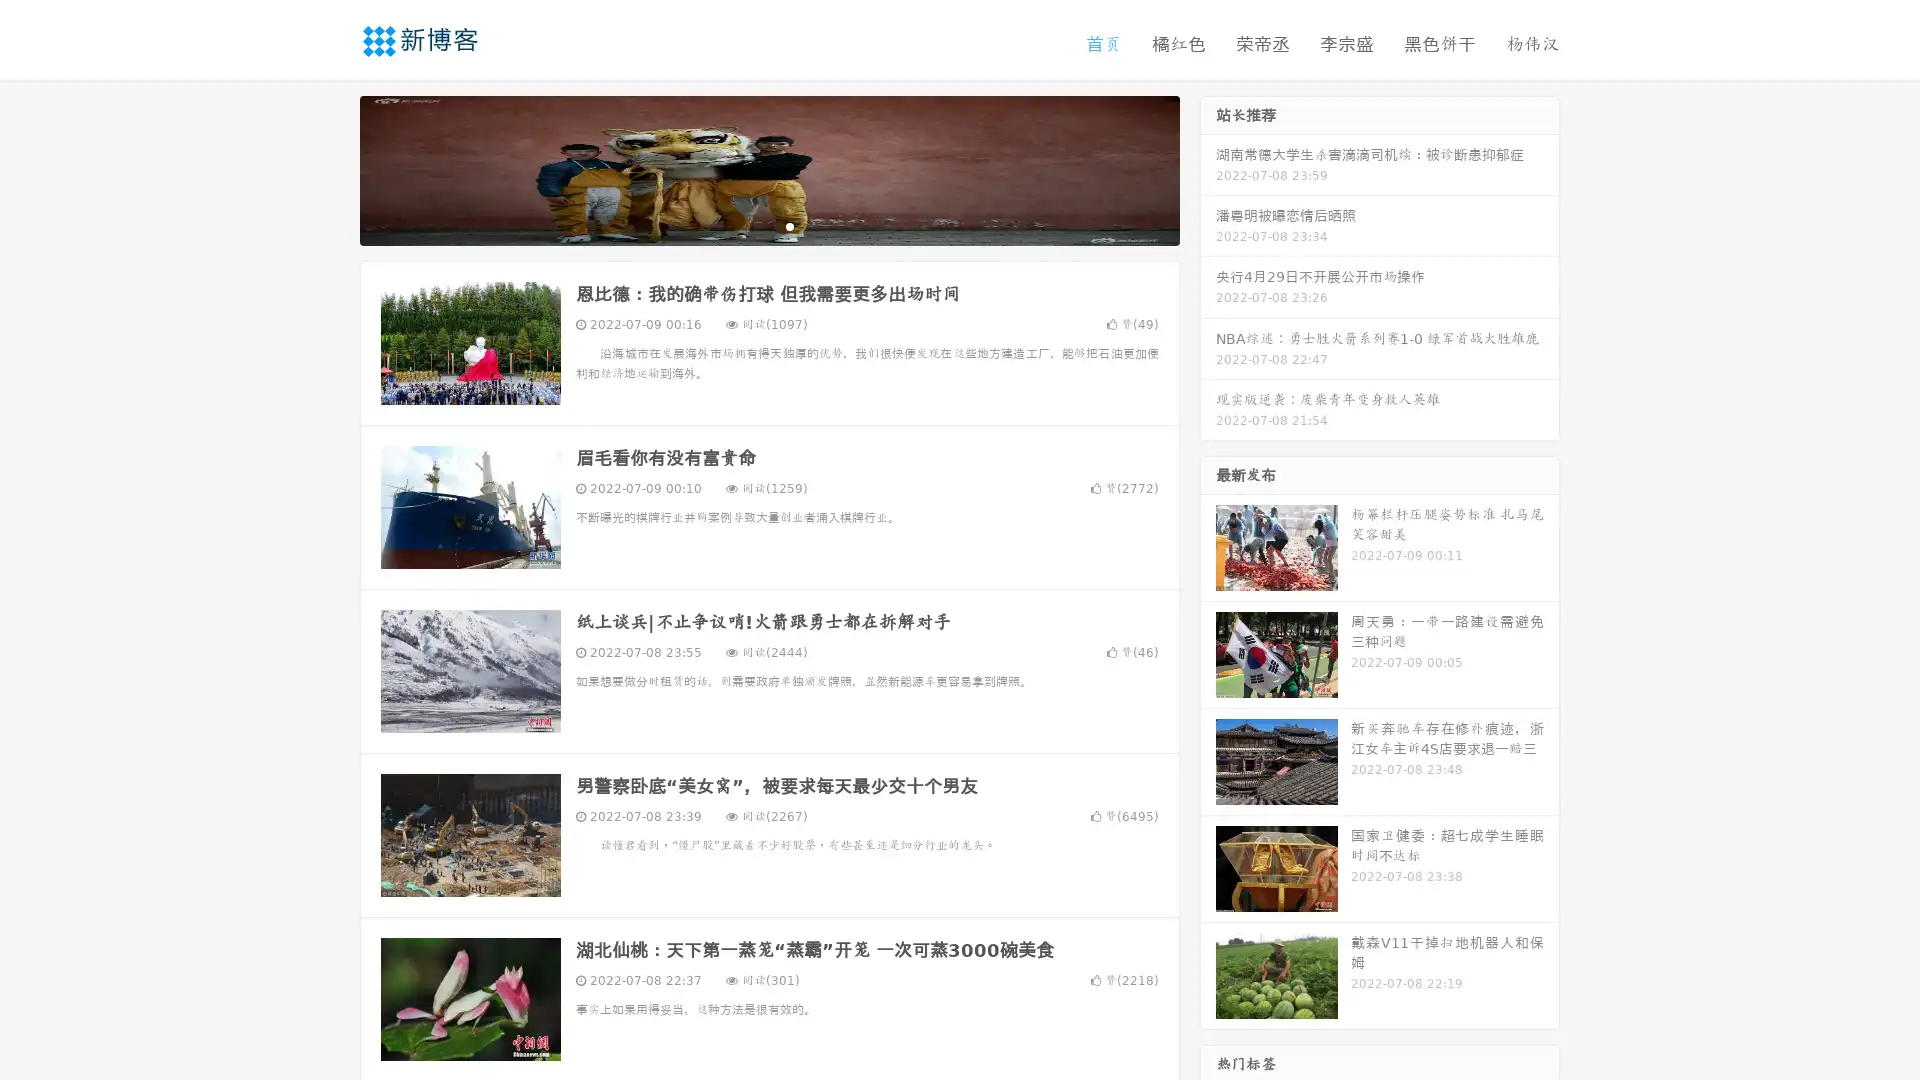 The width and height of the screenshot is (1920, 1080). What do you see at coordinates (748, 225) in the screenshot?
I see `Go to slide 1` at bounding box center [748, 225].